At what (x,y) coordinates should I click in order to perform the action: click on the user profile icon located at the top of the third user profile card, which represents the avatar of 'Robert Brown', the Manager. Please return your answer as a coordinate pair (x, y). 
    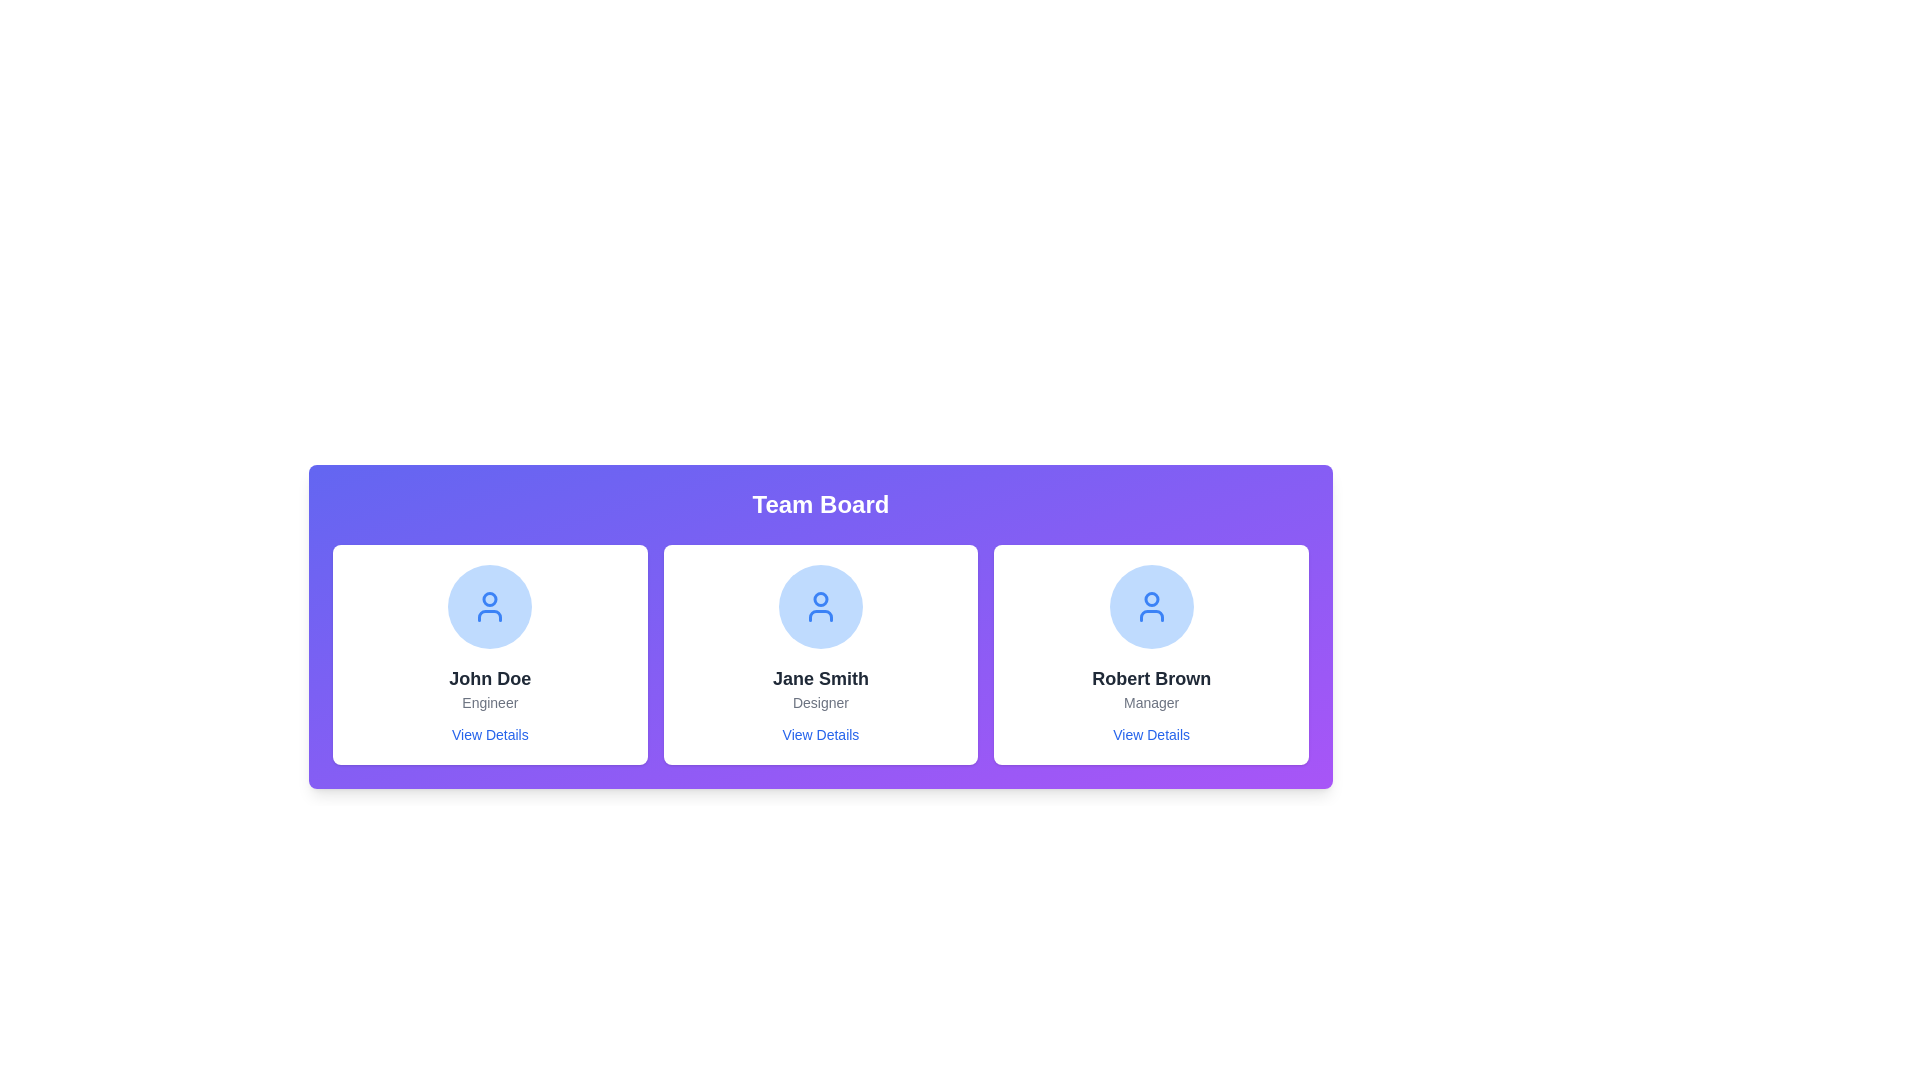
    Looking at the image, I should click on (1151, 598).